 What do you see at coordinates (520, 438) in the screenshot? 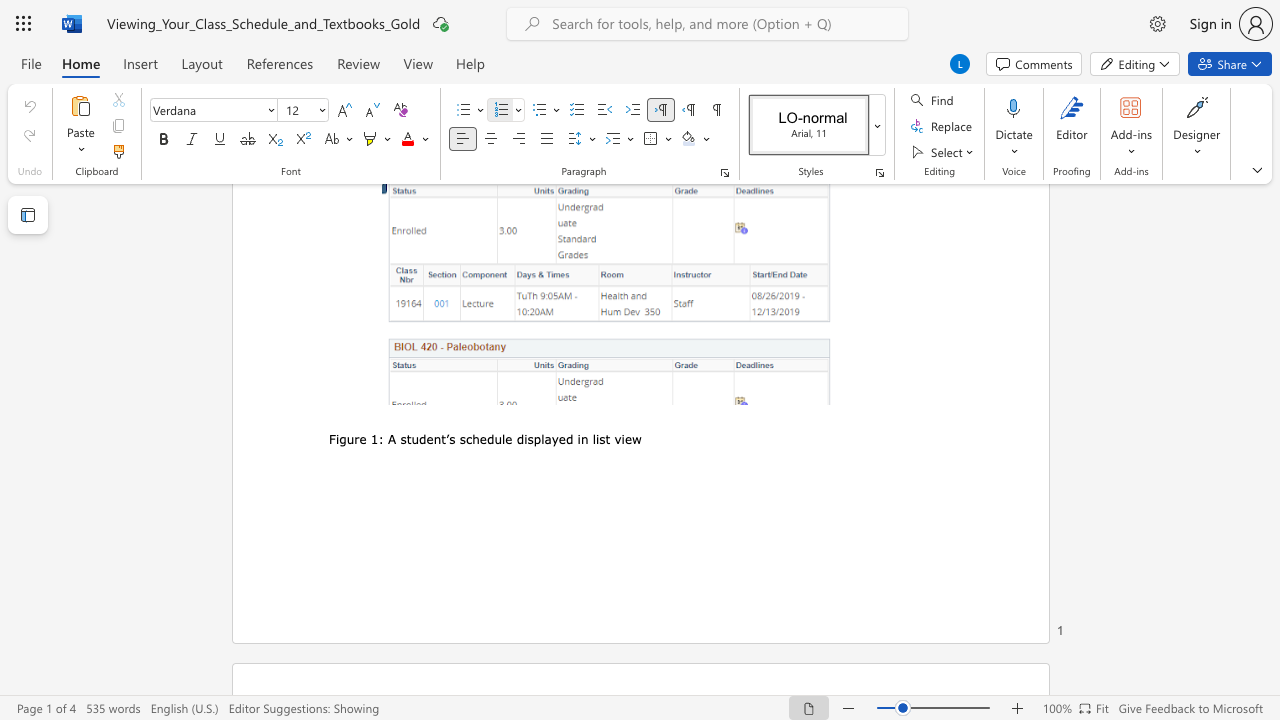
I see `the 3th character "d" in the text` at bounding box center [520, 438].